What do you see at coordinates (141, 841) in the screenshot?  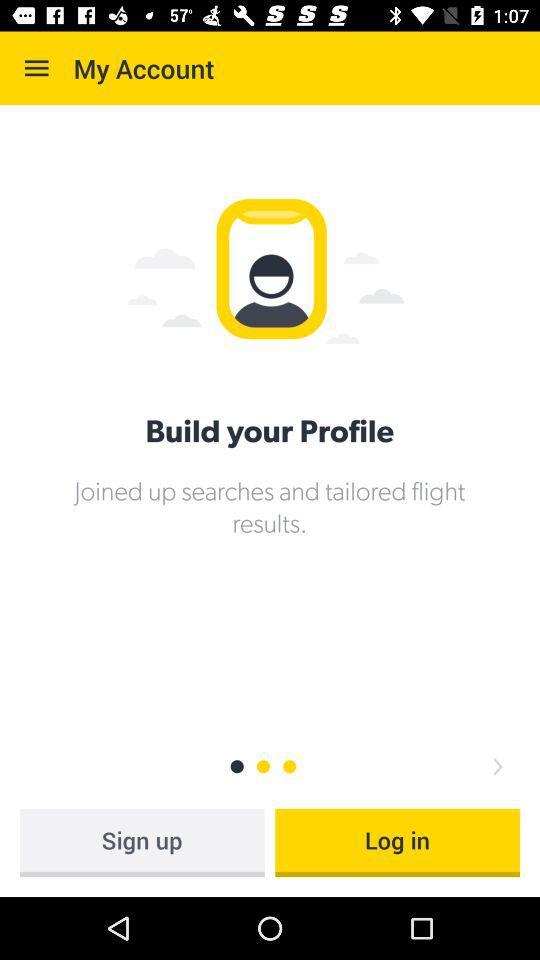 I see `the sign up icon` at bounding box center [141, 841].